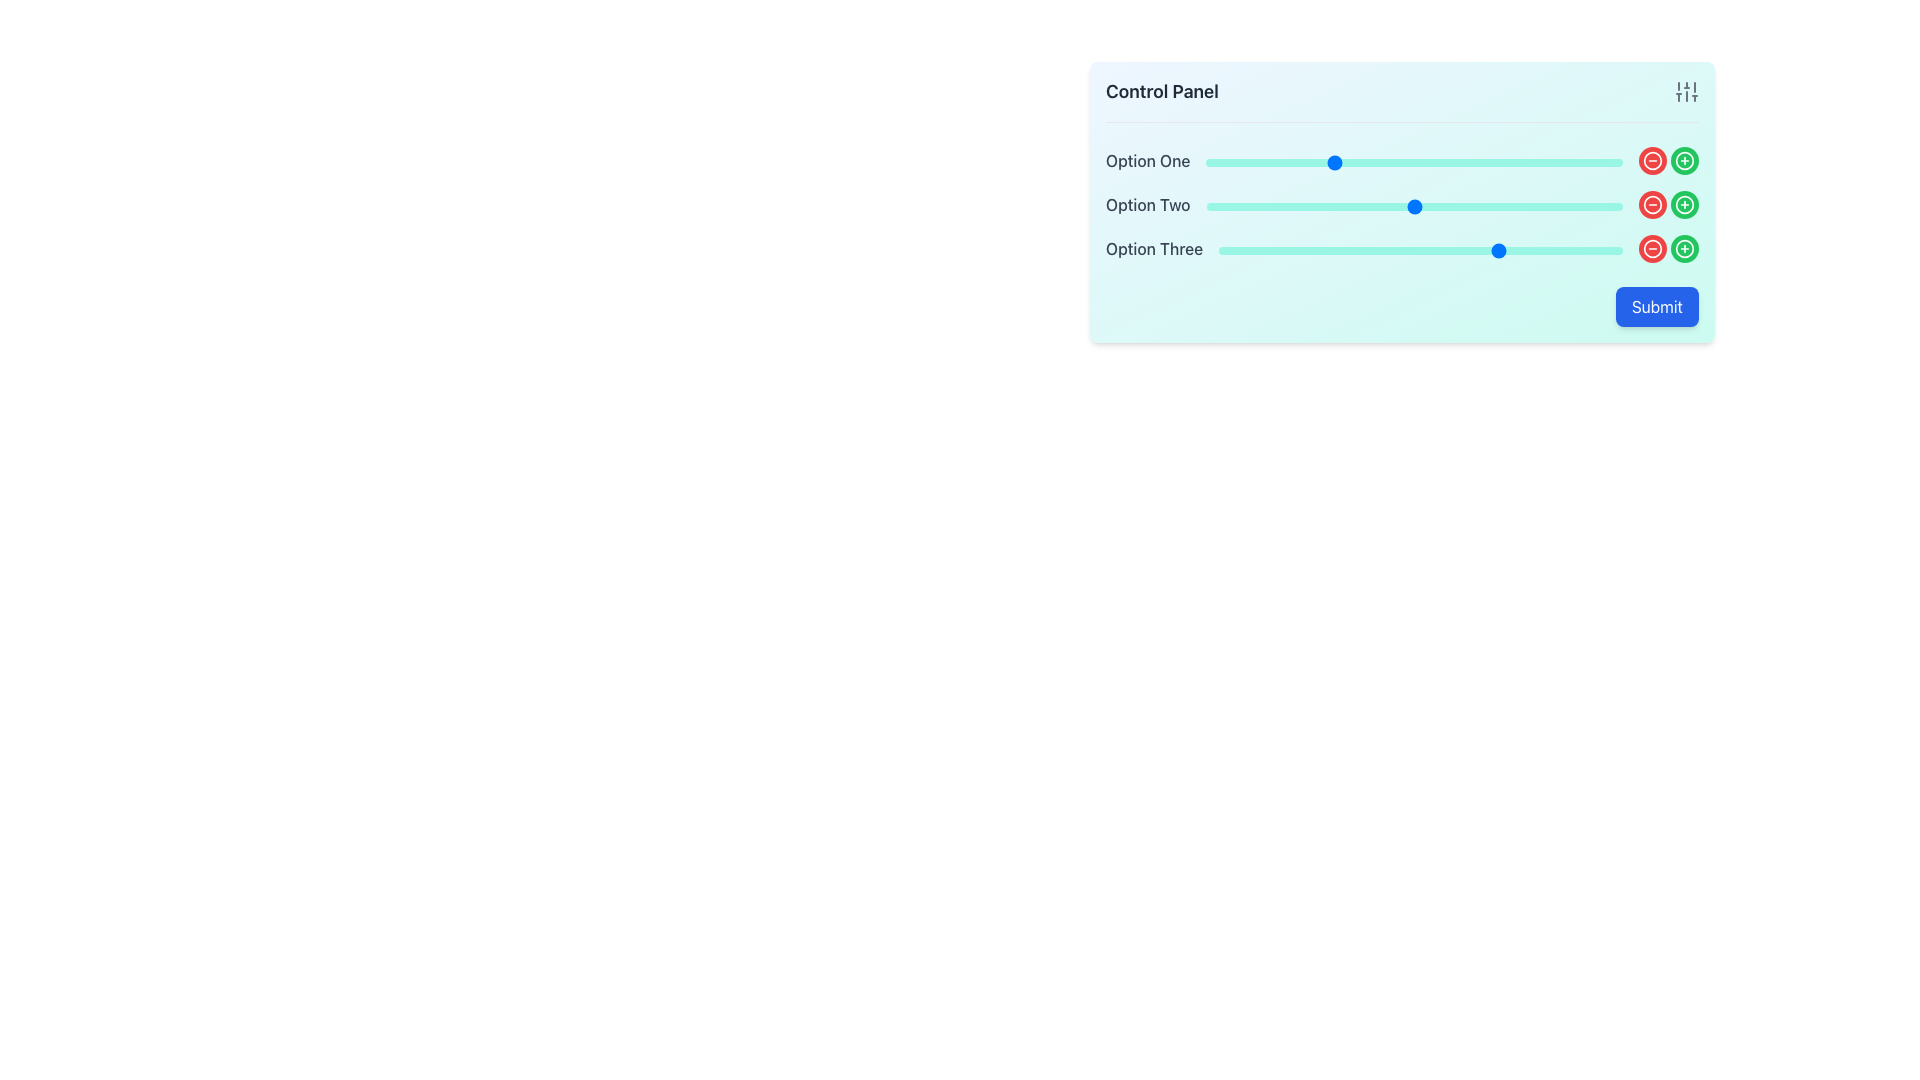  I want to click on the slider for 'Option Three', so click(1549, 249).